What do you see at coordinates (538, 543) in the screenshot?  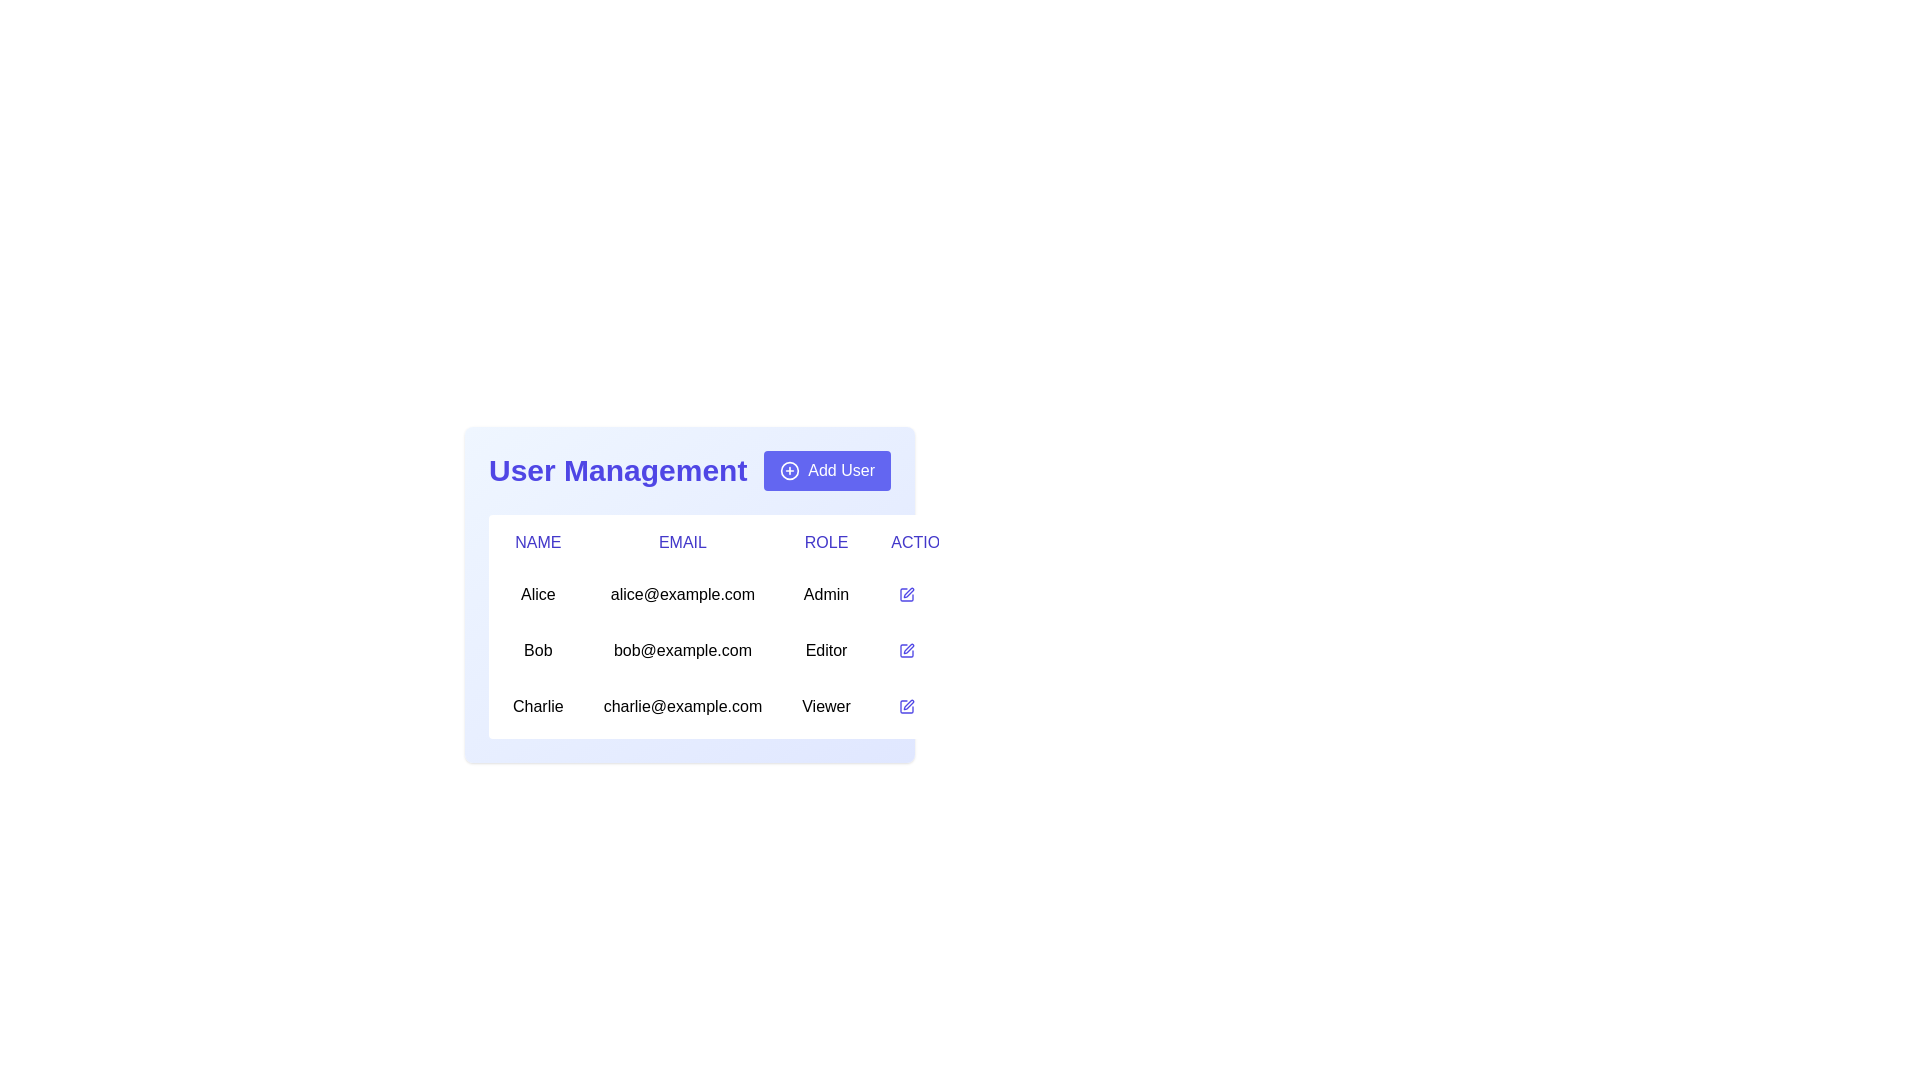 I see `the first column header in the table that identifies the user names, located above the 'Alice' row and to the left of the 'Email' header` at bounding box center [538, 543].